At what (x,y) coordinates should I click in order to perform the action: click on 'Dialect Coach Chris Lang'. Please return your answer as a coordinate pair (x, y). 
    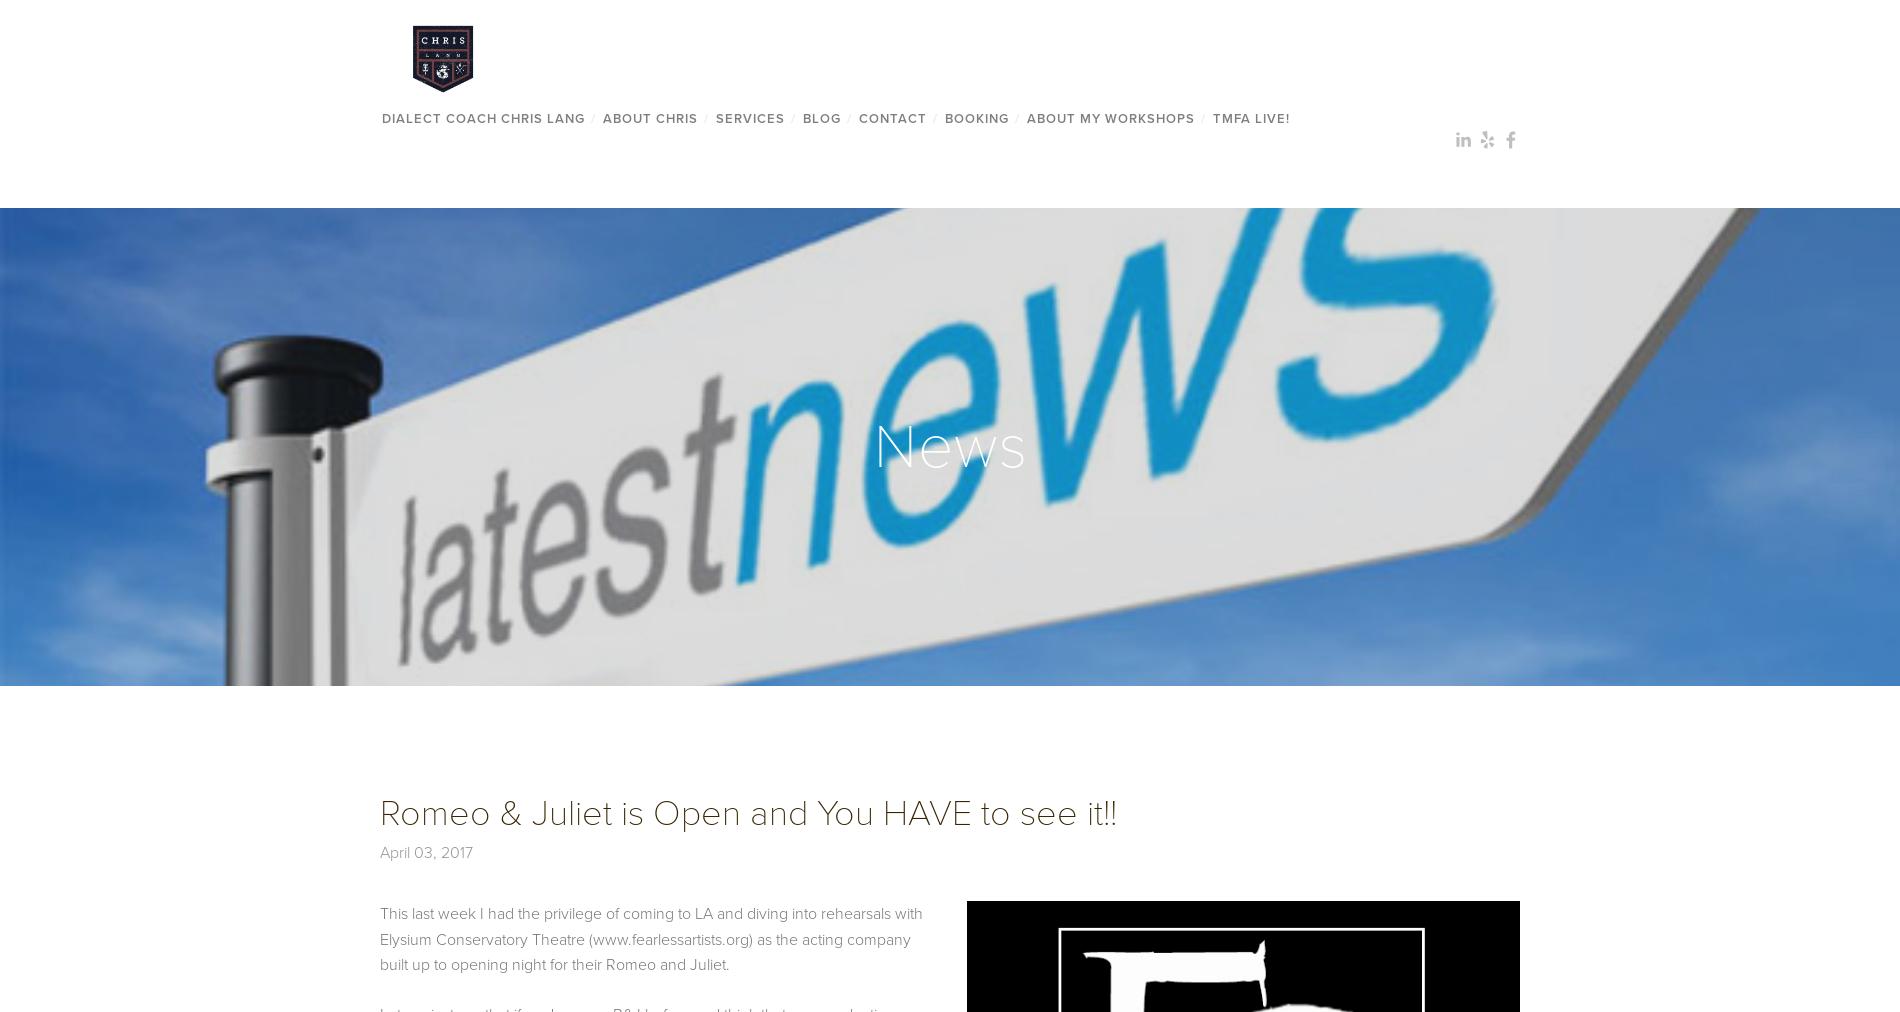
    Looking at the image, I should click on (482, 116).